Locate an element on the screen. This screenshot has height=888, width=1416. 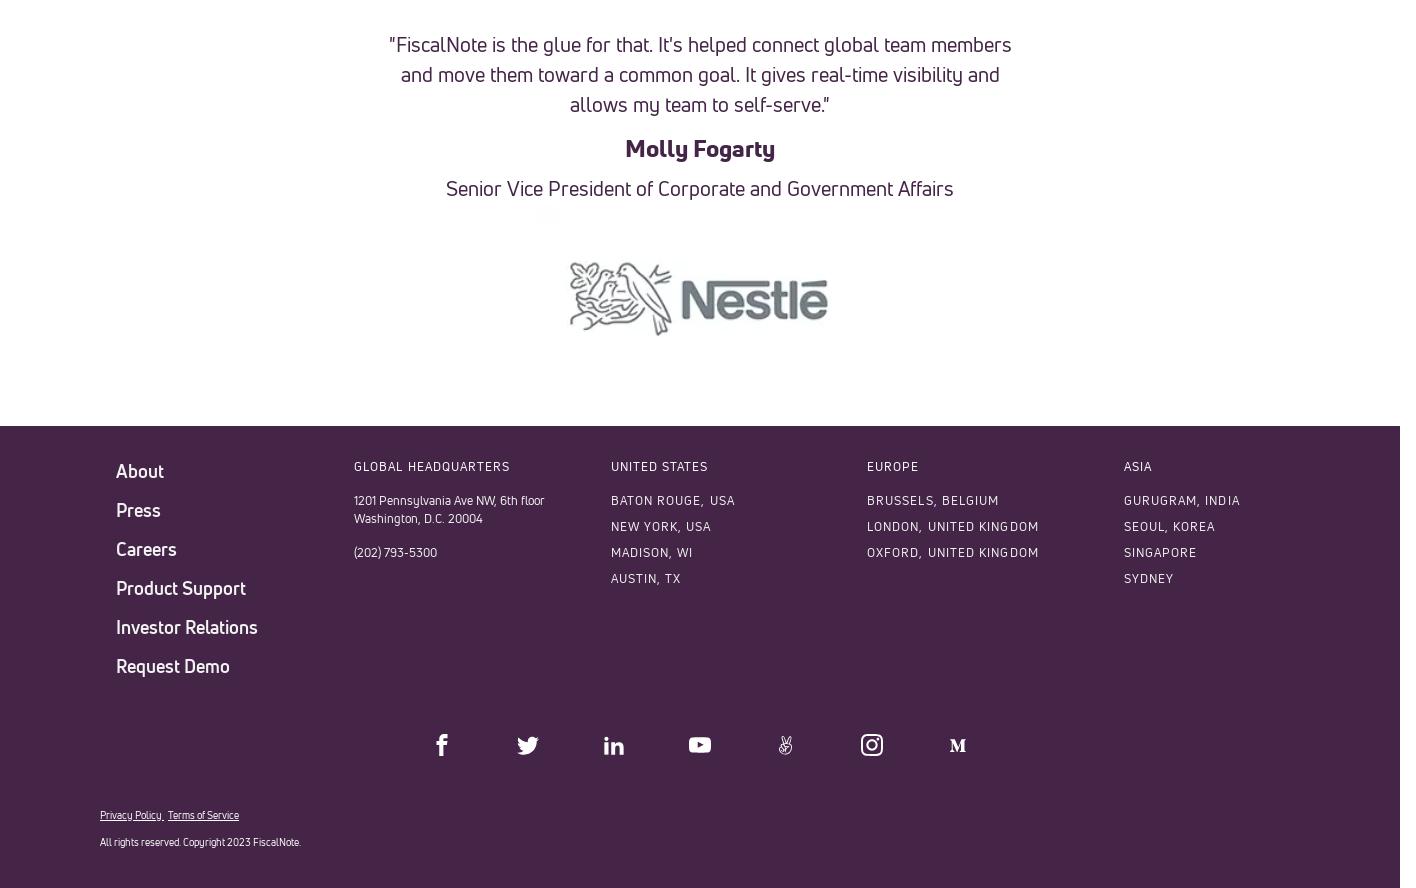
'1201 Pennsylvania Ave NW, 6th floor
Washington, D.C. 20004' is located at coordinates (448, 507).